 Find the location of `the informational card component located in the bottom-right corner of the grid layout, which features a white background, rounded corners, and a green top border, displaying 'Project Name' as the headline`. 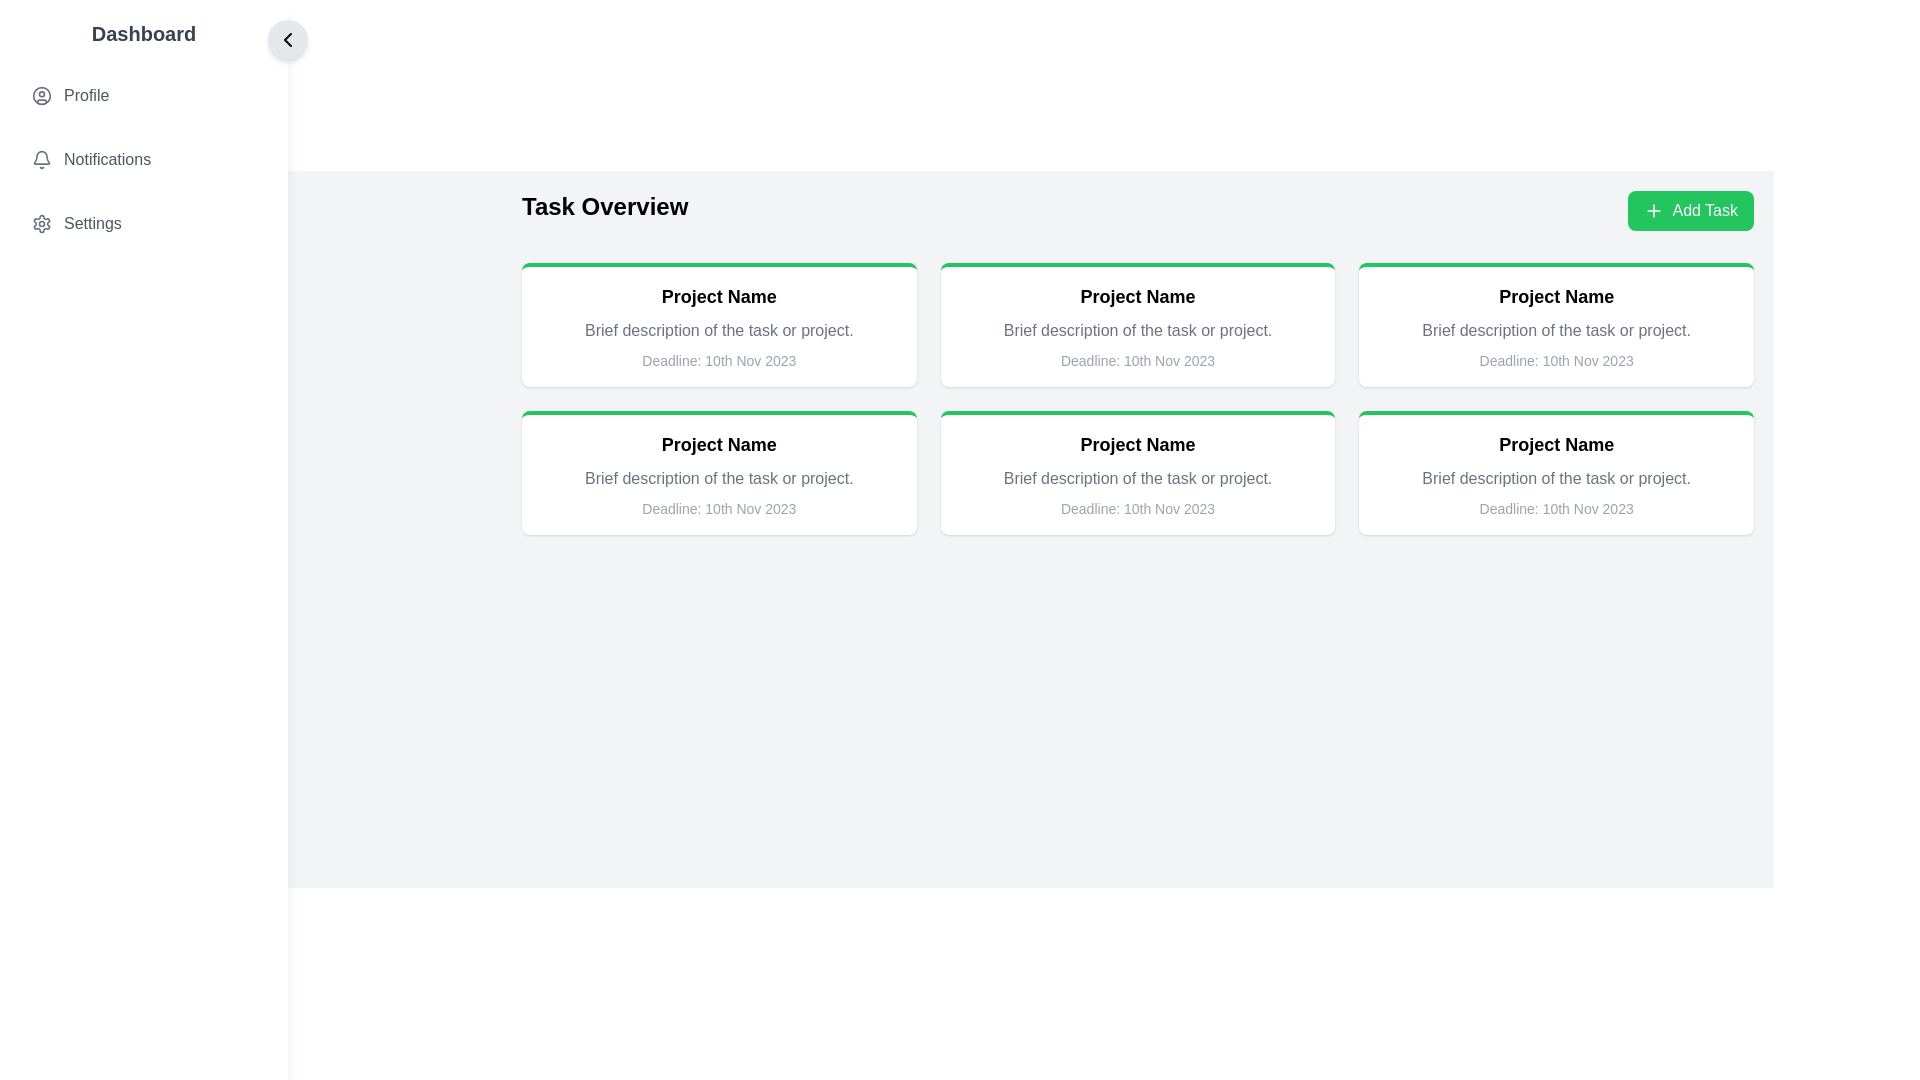

the informational card component located in the bottom-right corner of the grid layout, which features a white background, rounded corners, and a green top border, displaying 'Project Name' as the headline is located at coordinates (1555, 473).